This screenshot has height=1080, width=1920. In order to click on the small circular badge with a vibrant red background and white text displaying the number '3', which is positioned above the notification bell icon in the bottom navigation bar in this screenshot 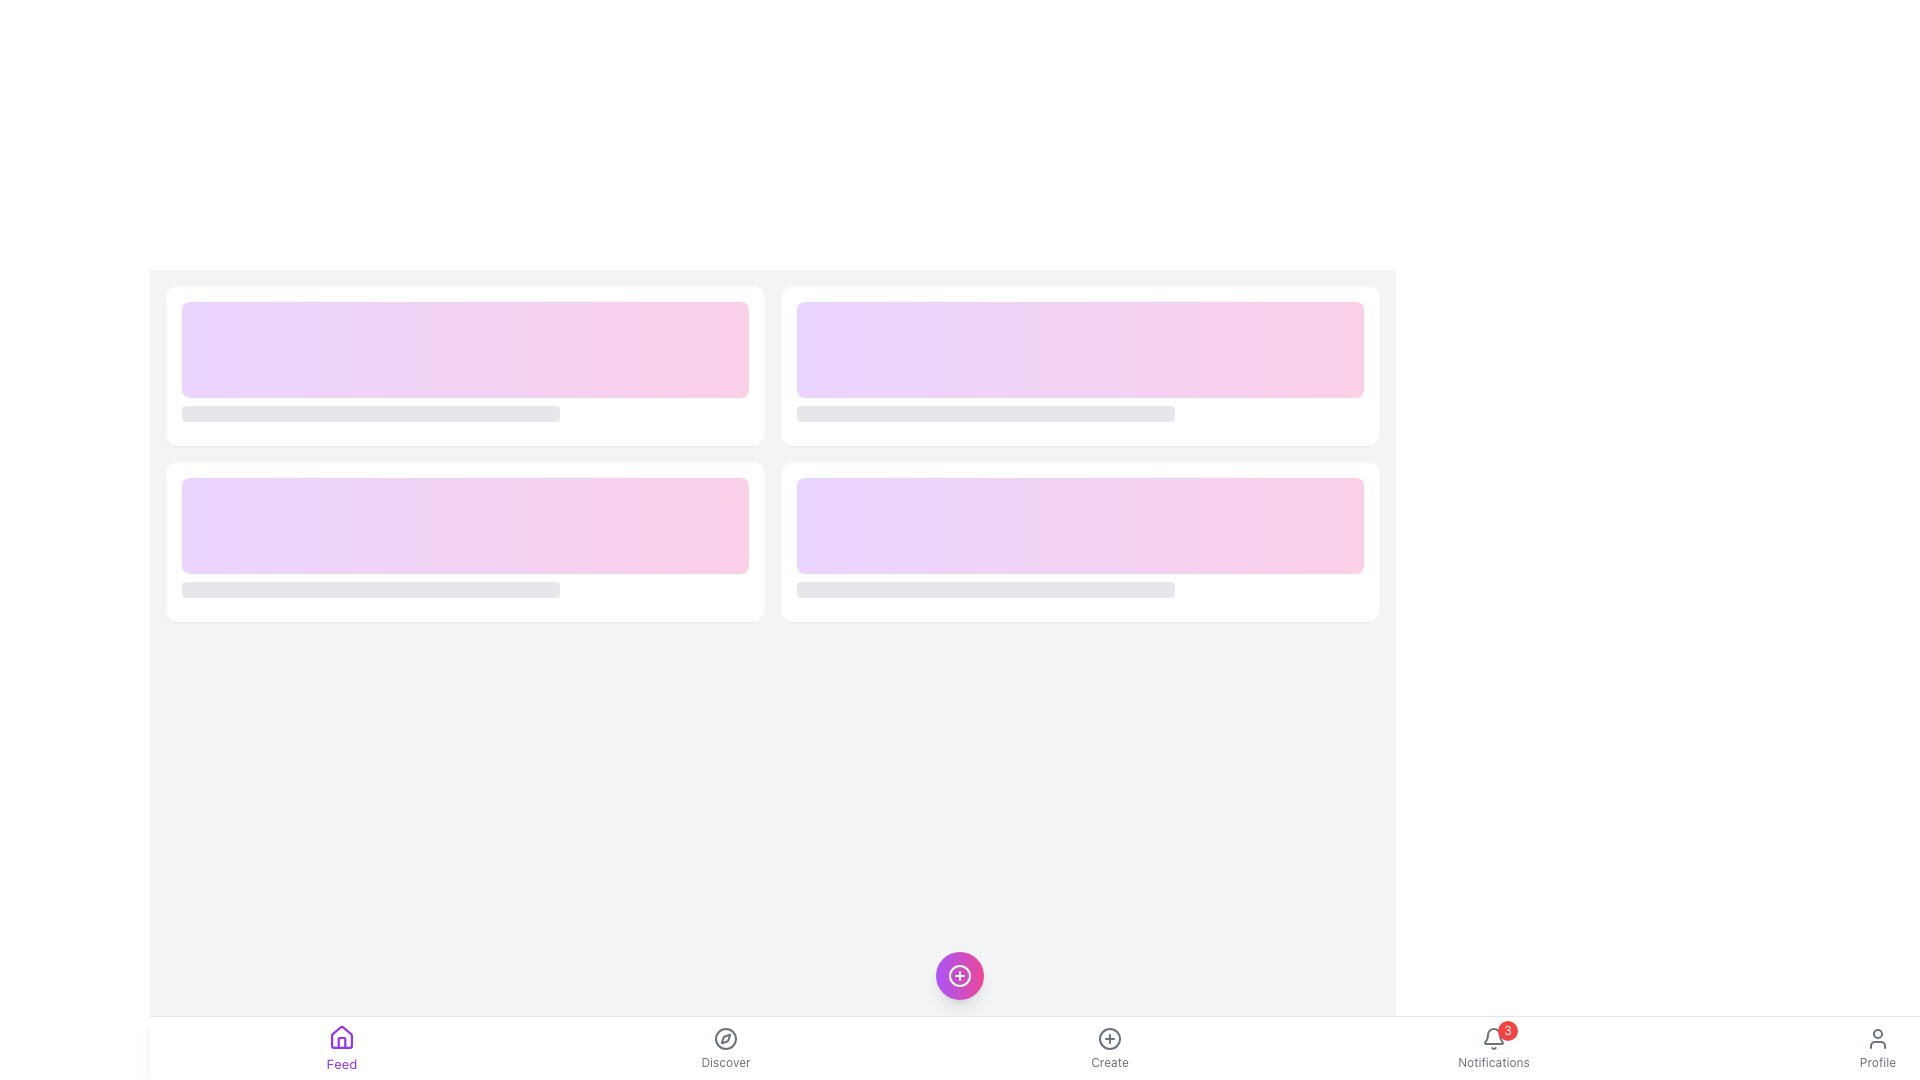, I will do `click(1507, 1029)`.